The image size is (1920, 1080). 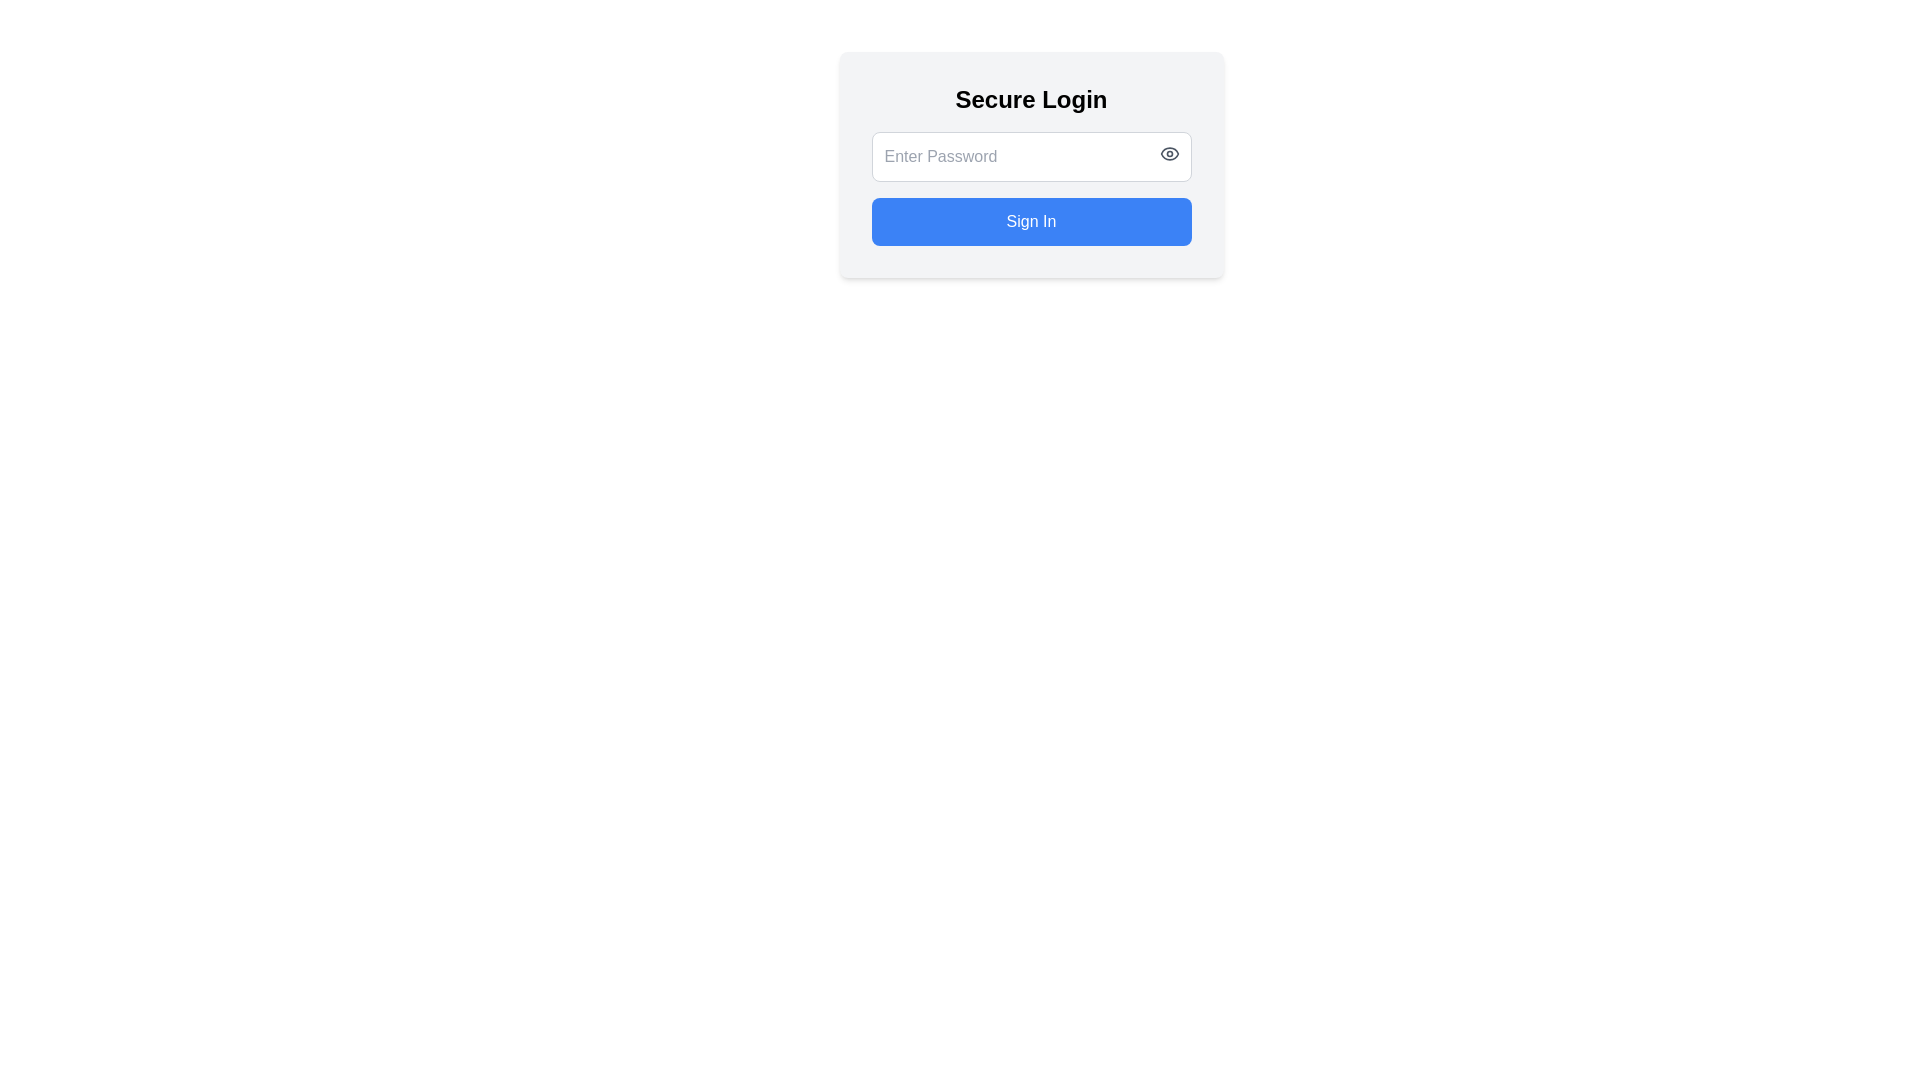 What do you see at coordinates (1031, 222) in the screenshot?
I see `the 'Sign In' button with a blue background and white text within the 'Secure Login' interface to change its shade` at bounding box center [1031, 222].